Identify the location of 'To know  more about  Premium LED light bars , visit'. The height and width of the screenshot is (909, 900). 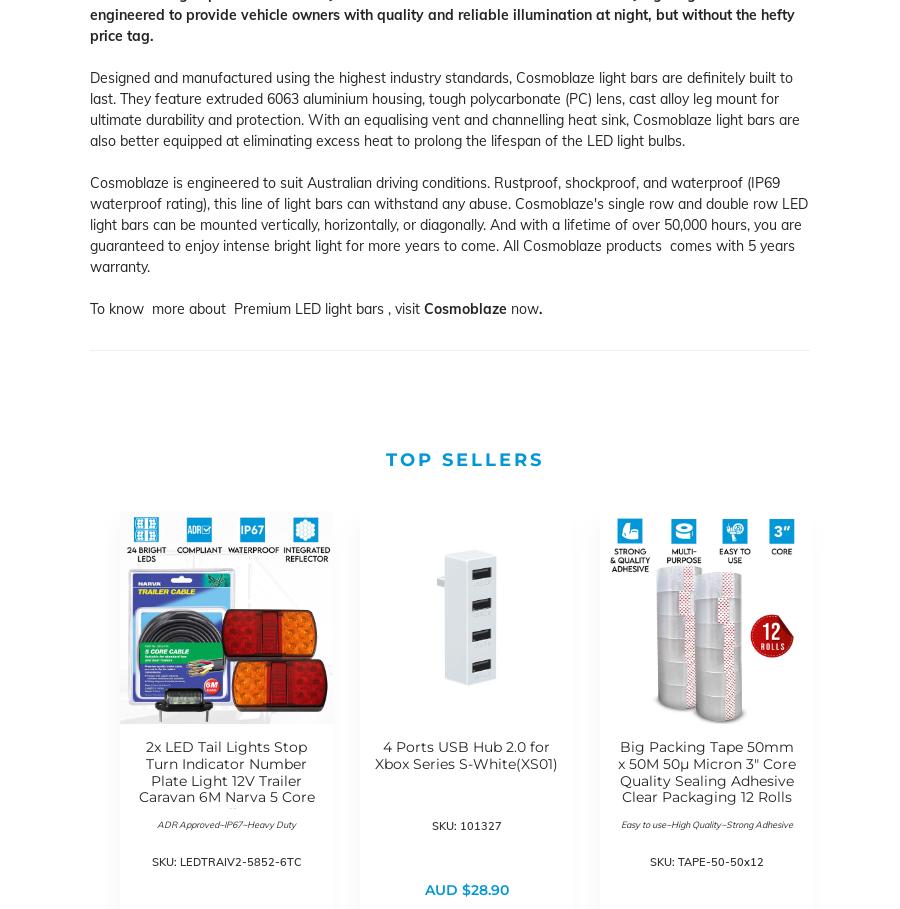
(256, 307).